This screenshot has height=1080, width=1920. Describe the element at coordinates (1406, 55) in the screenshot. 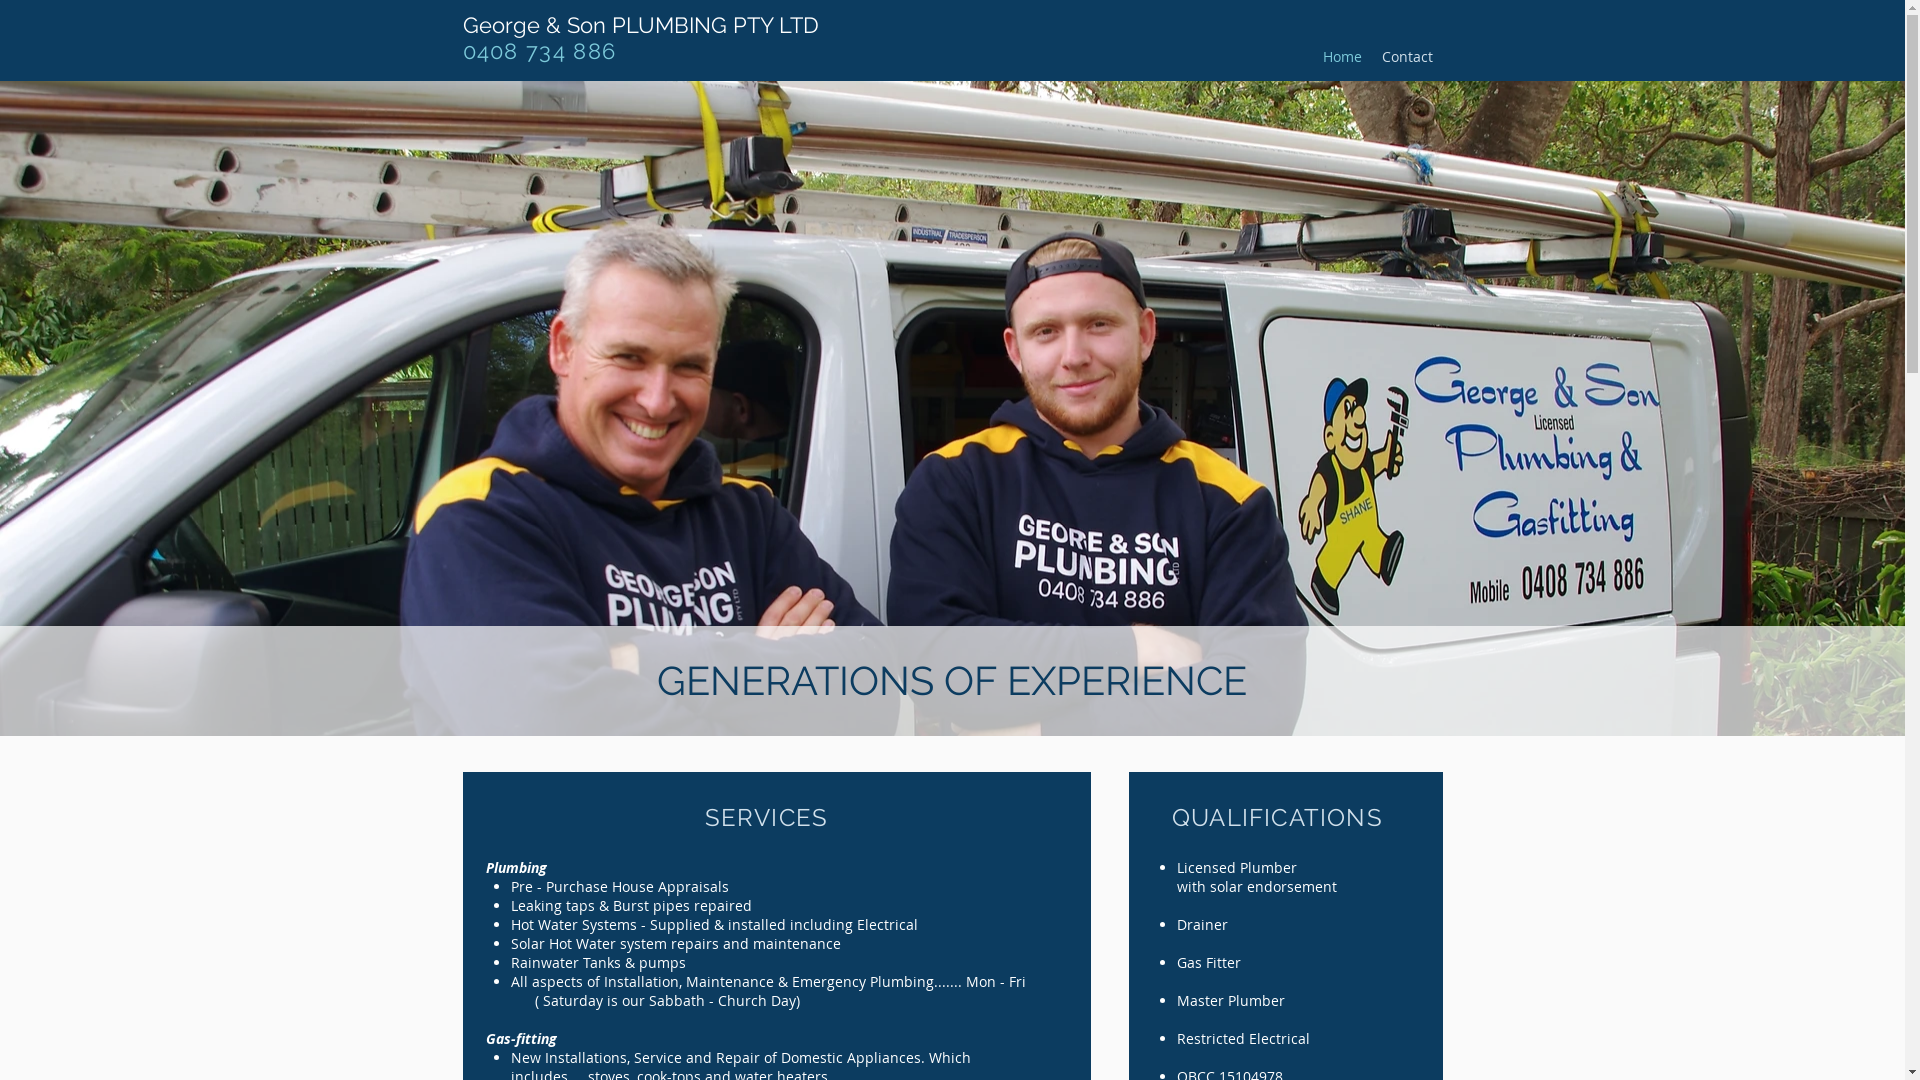

I see `'Contact'` at that location.